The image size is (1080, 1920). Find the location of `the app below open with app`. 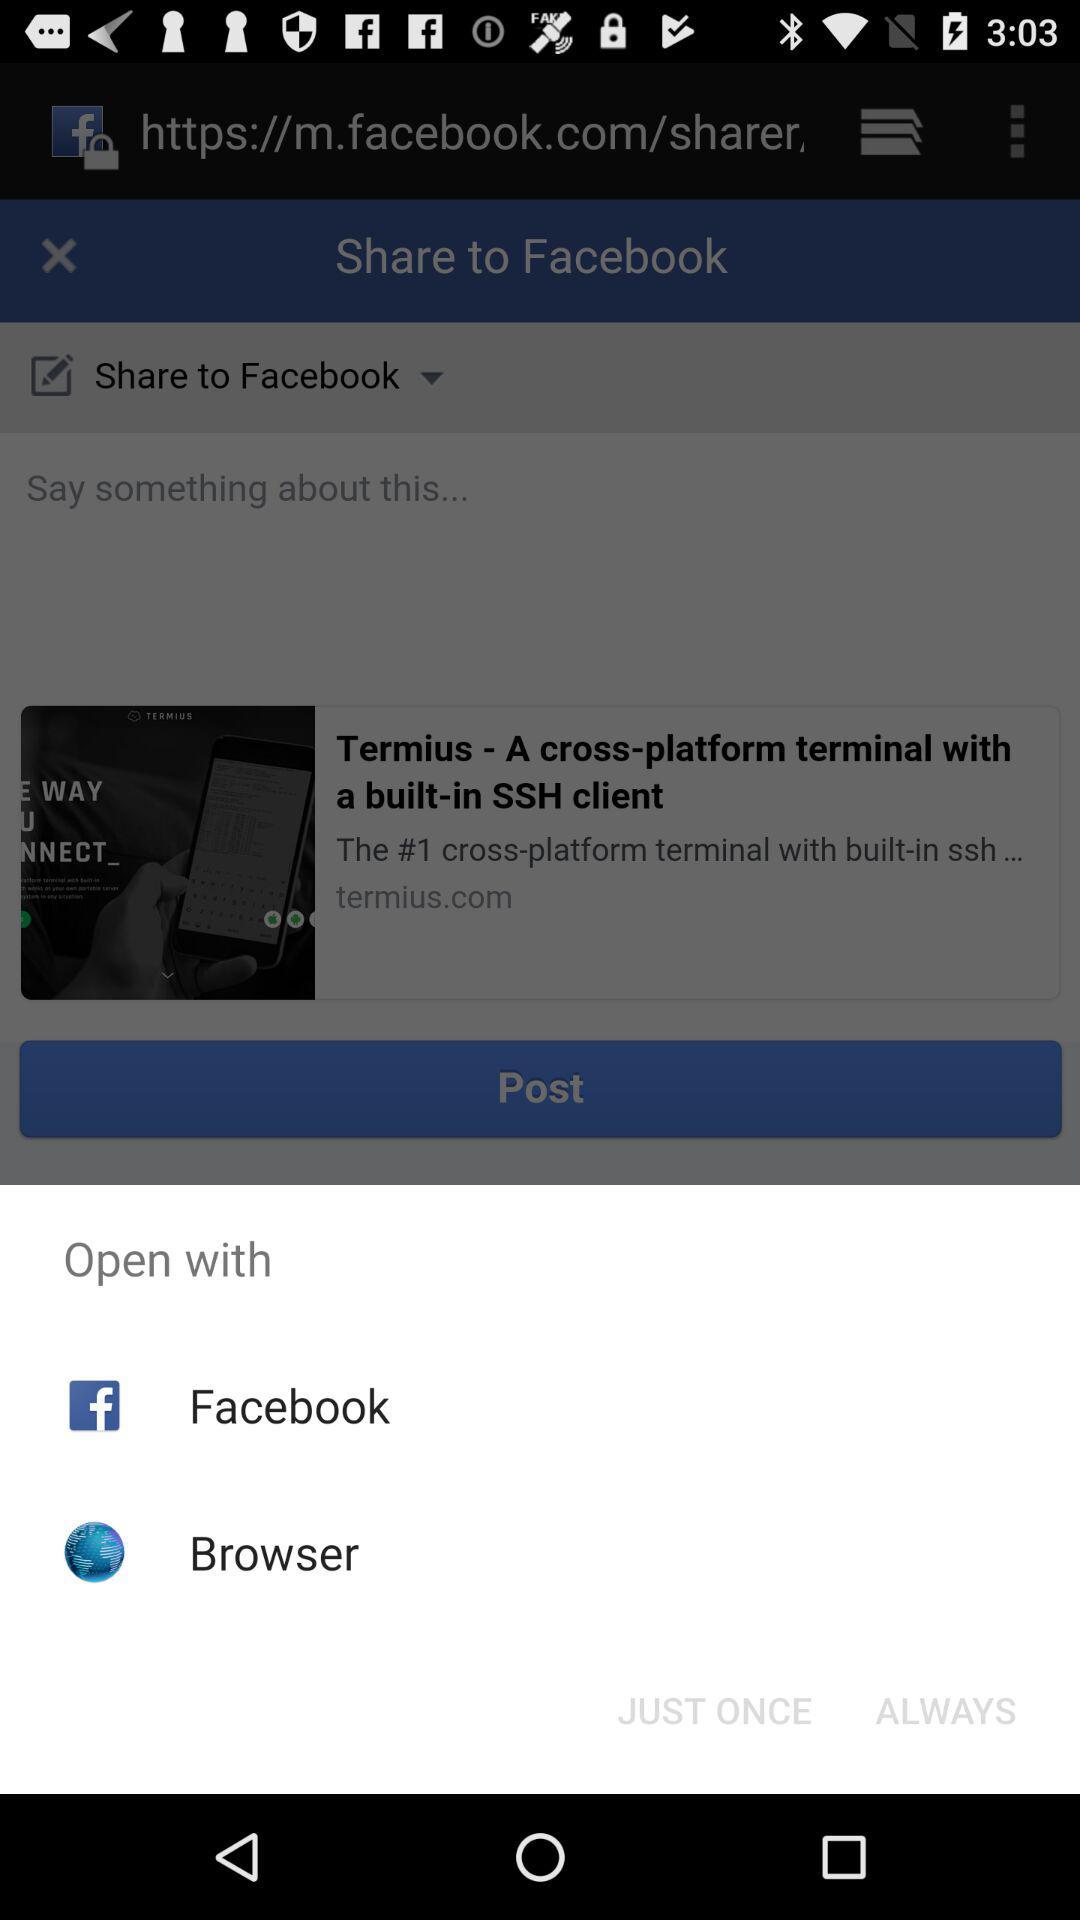

the app below open with app is located at coordinates (289, 1404).